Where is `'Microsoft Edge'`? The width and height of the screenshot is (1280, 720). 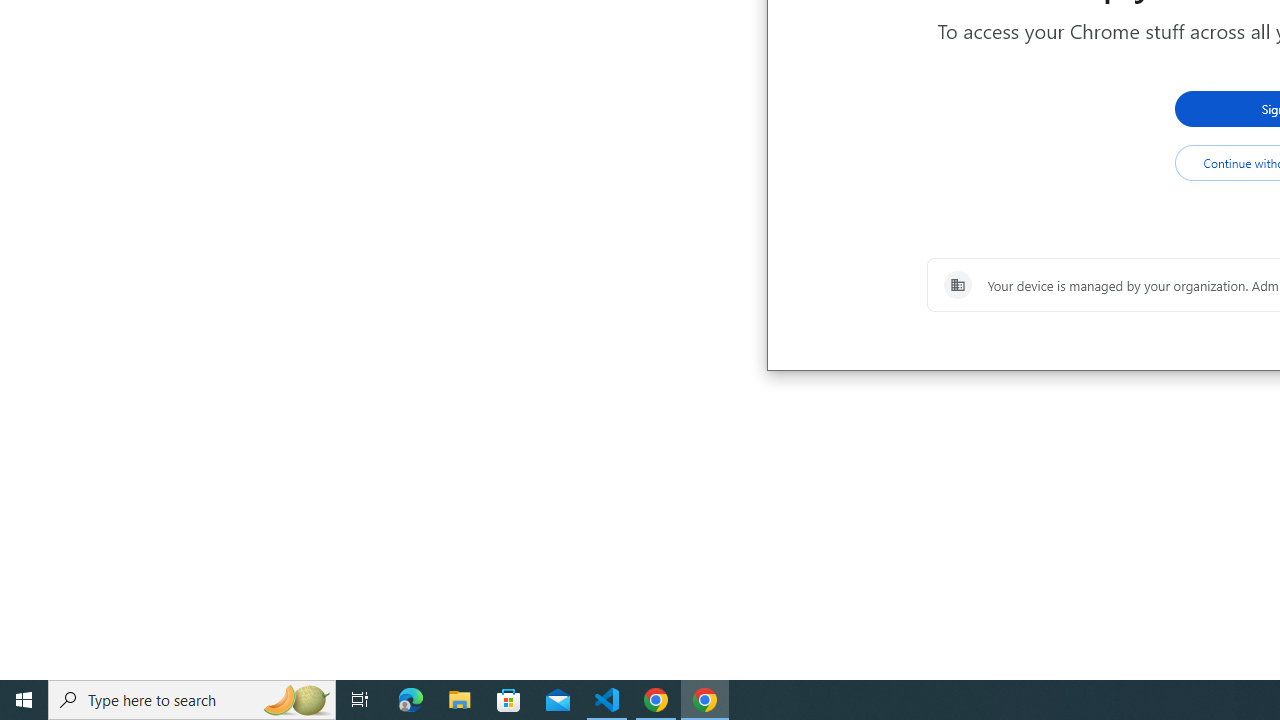
'Microsoft Edge' is located at coordinates (410, 698).